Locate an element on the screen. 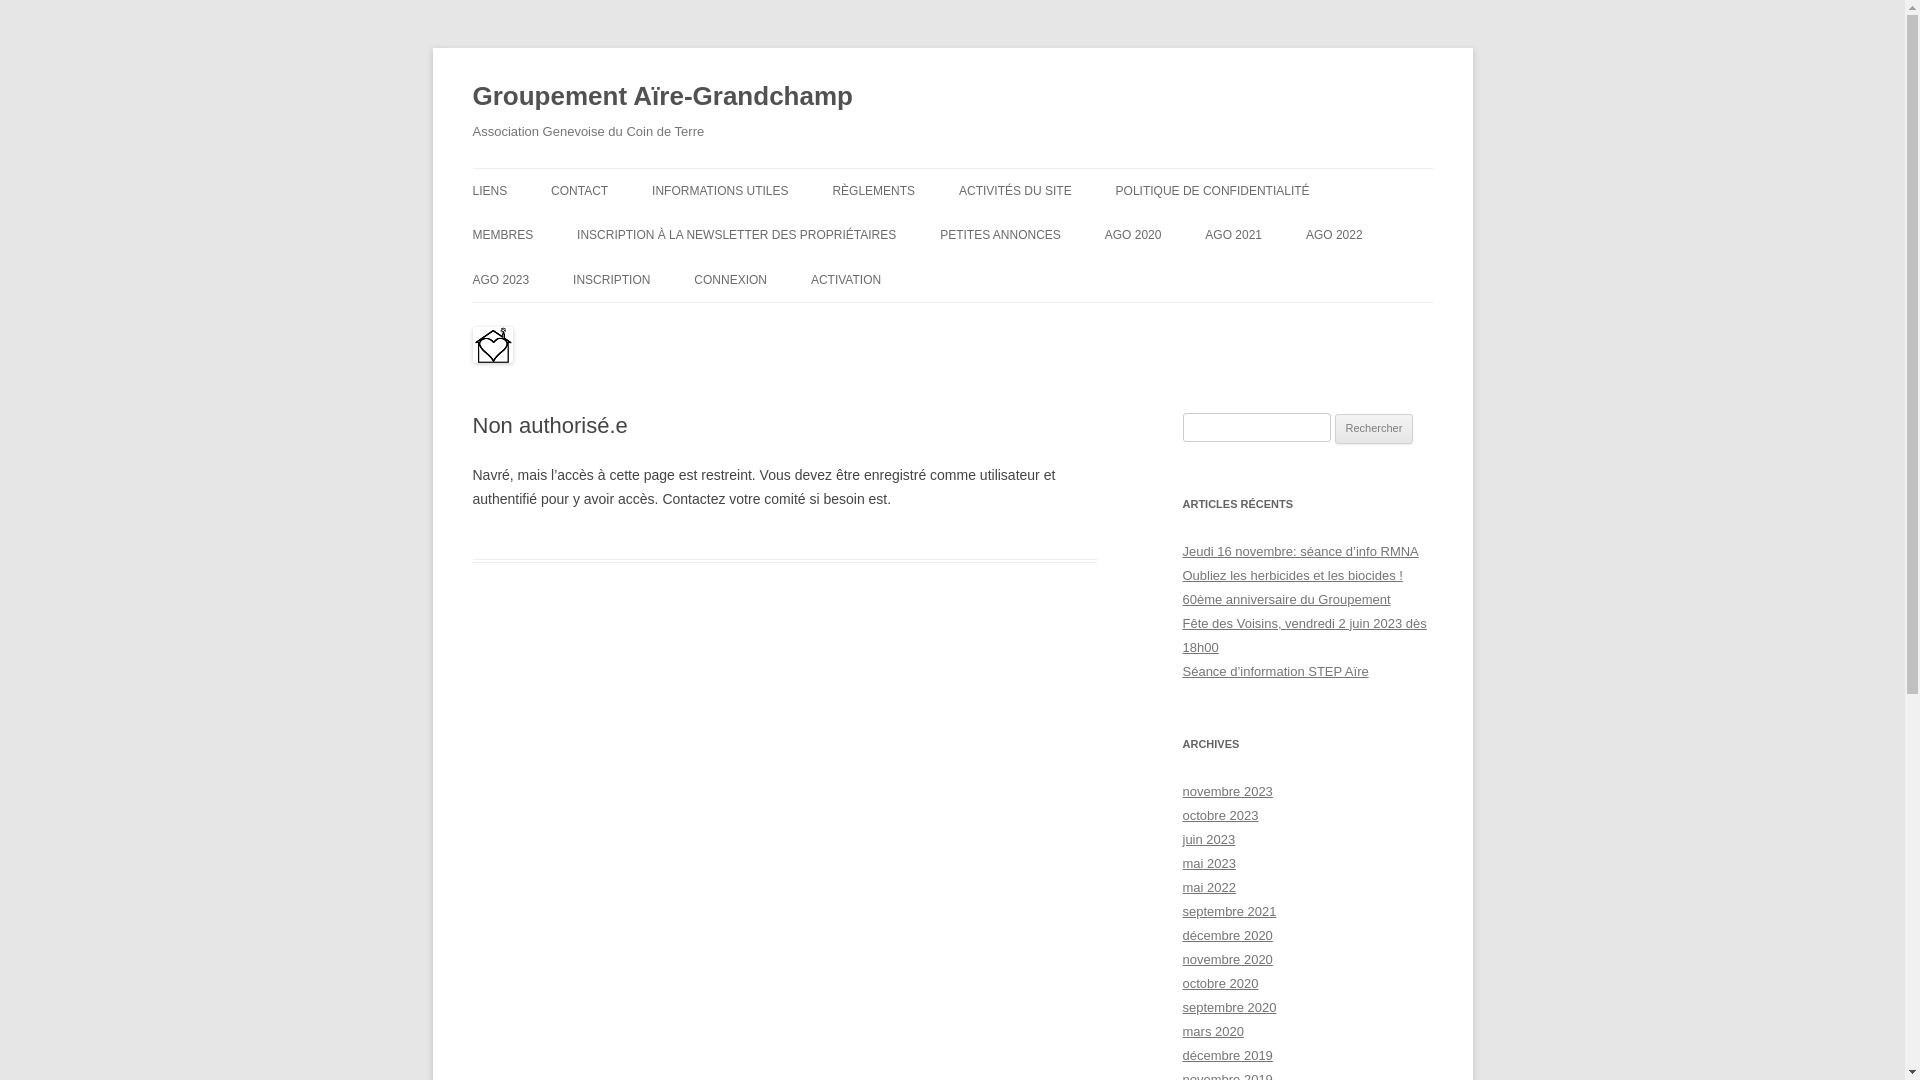  'mai 2022' is located at coordinates (1207, 886).